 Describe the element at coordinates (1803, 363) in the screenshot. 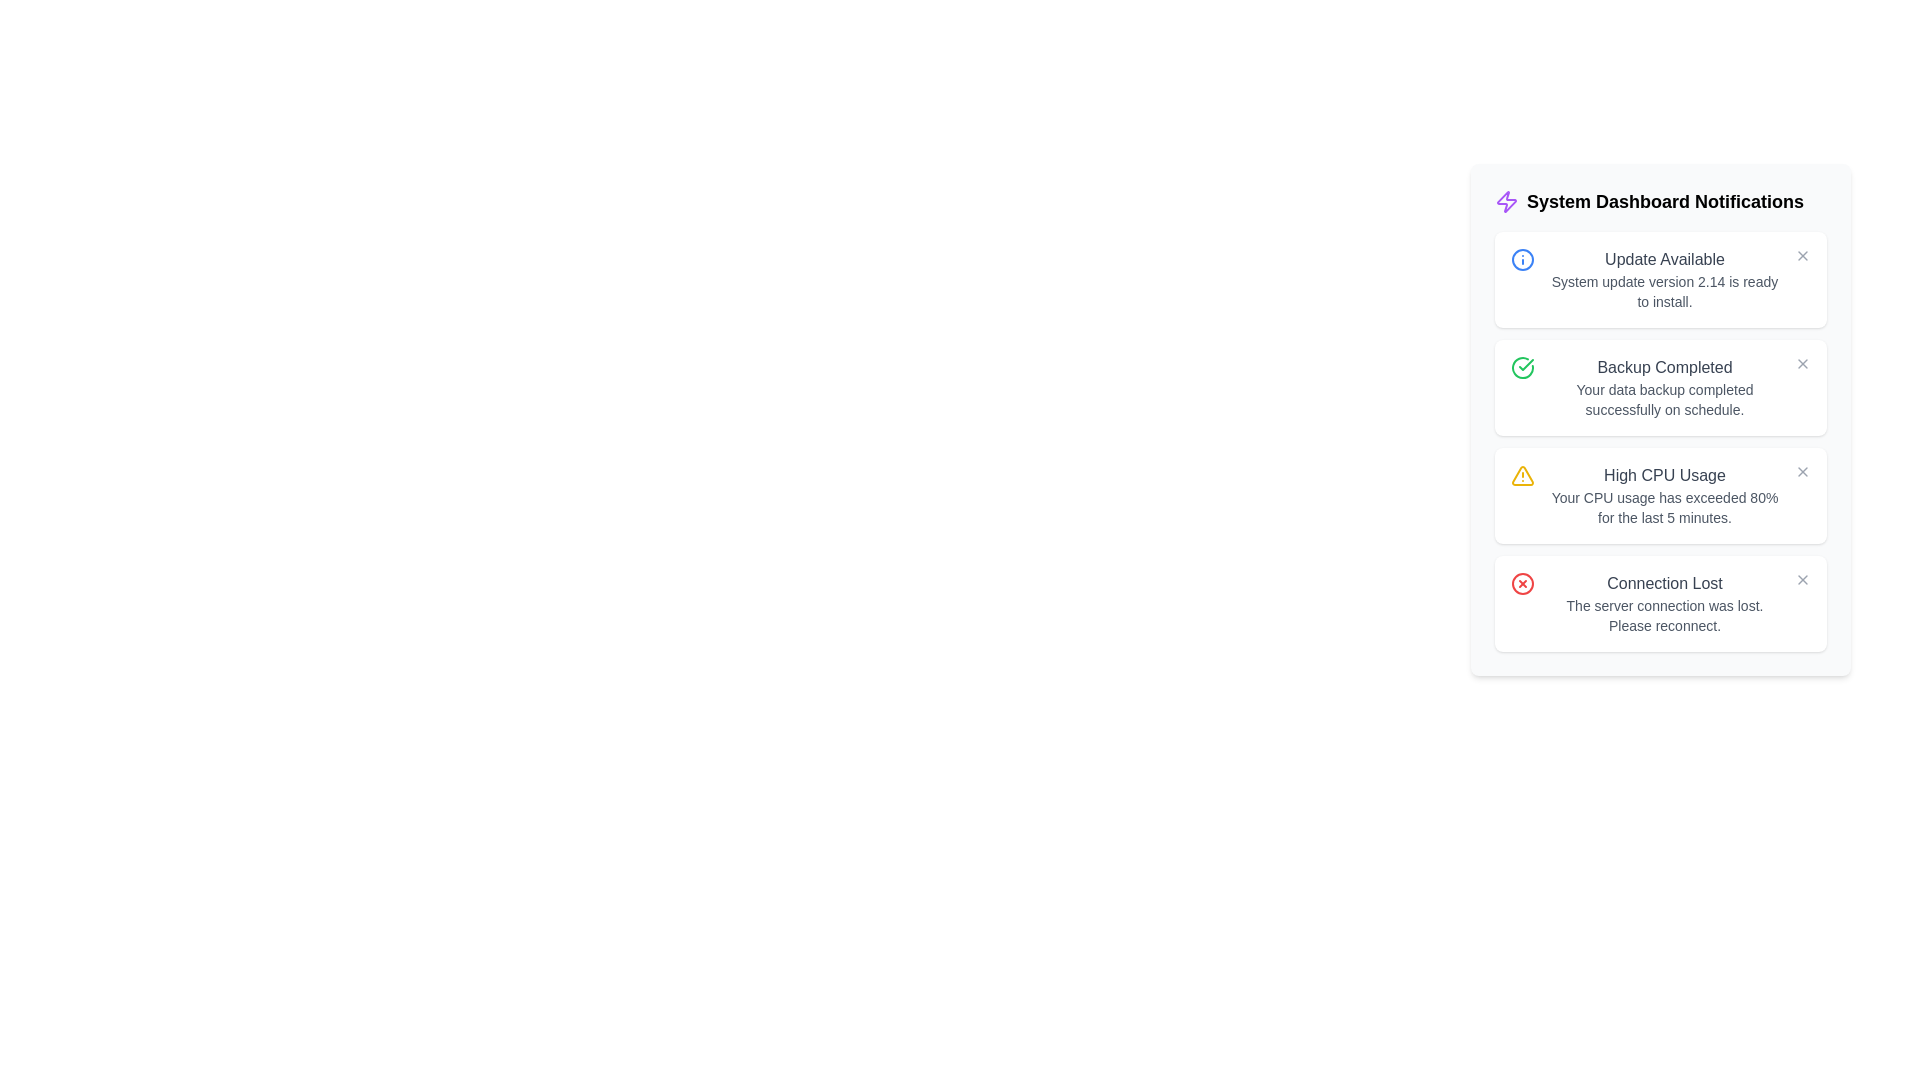

I see `the small gray 'X' icon button located in the top-right corner of the 'Backup Completed' notification card to change its color to dark gray` at that location.